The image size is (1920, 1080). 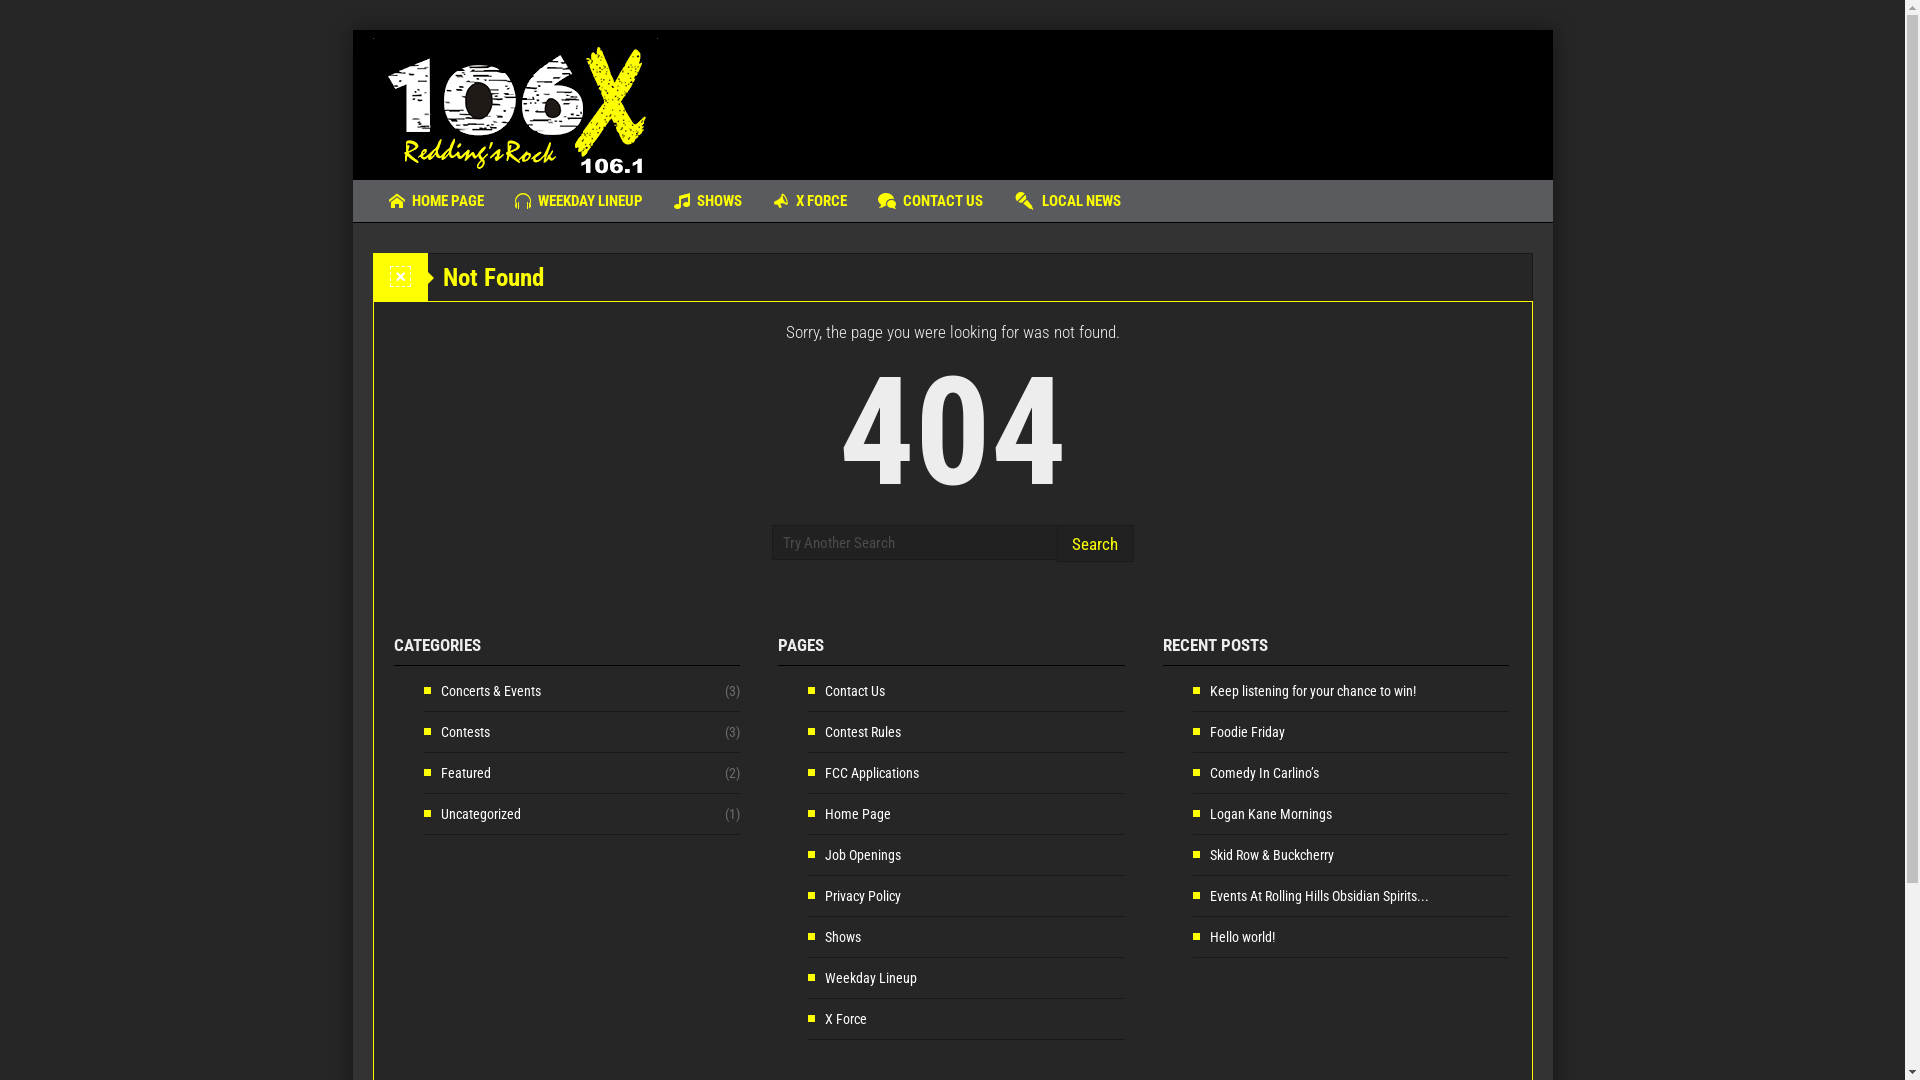 I want to click on 'Foodie Friday', so click(x=1237, y=732).